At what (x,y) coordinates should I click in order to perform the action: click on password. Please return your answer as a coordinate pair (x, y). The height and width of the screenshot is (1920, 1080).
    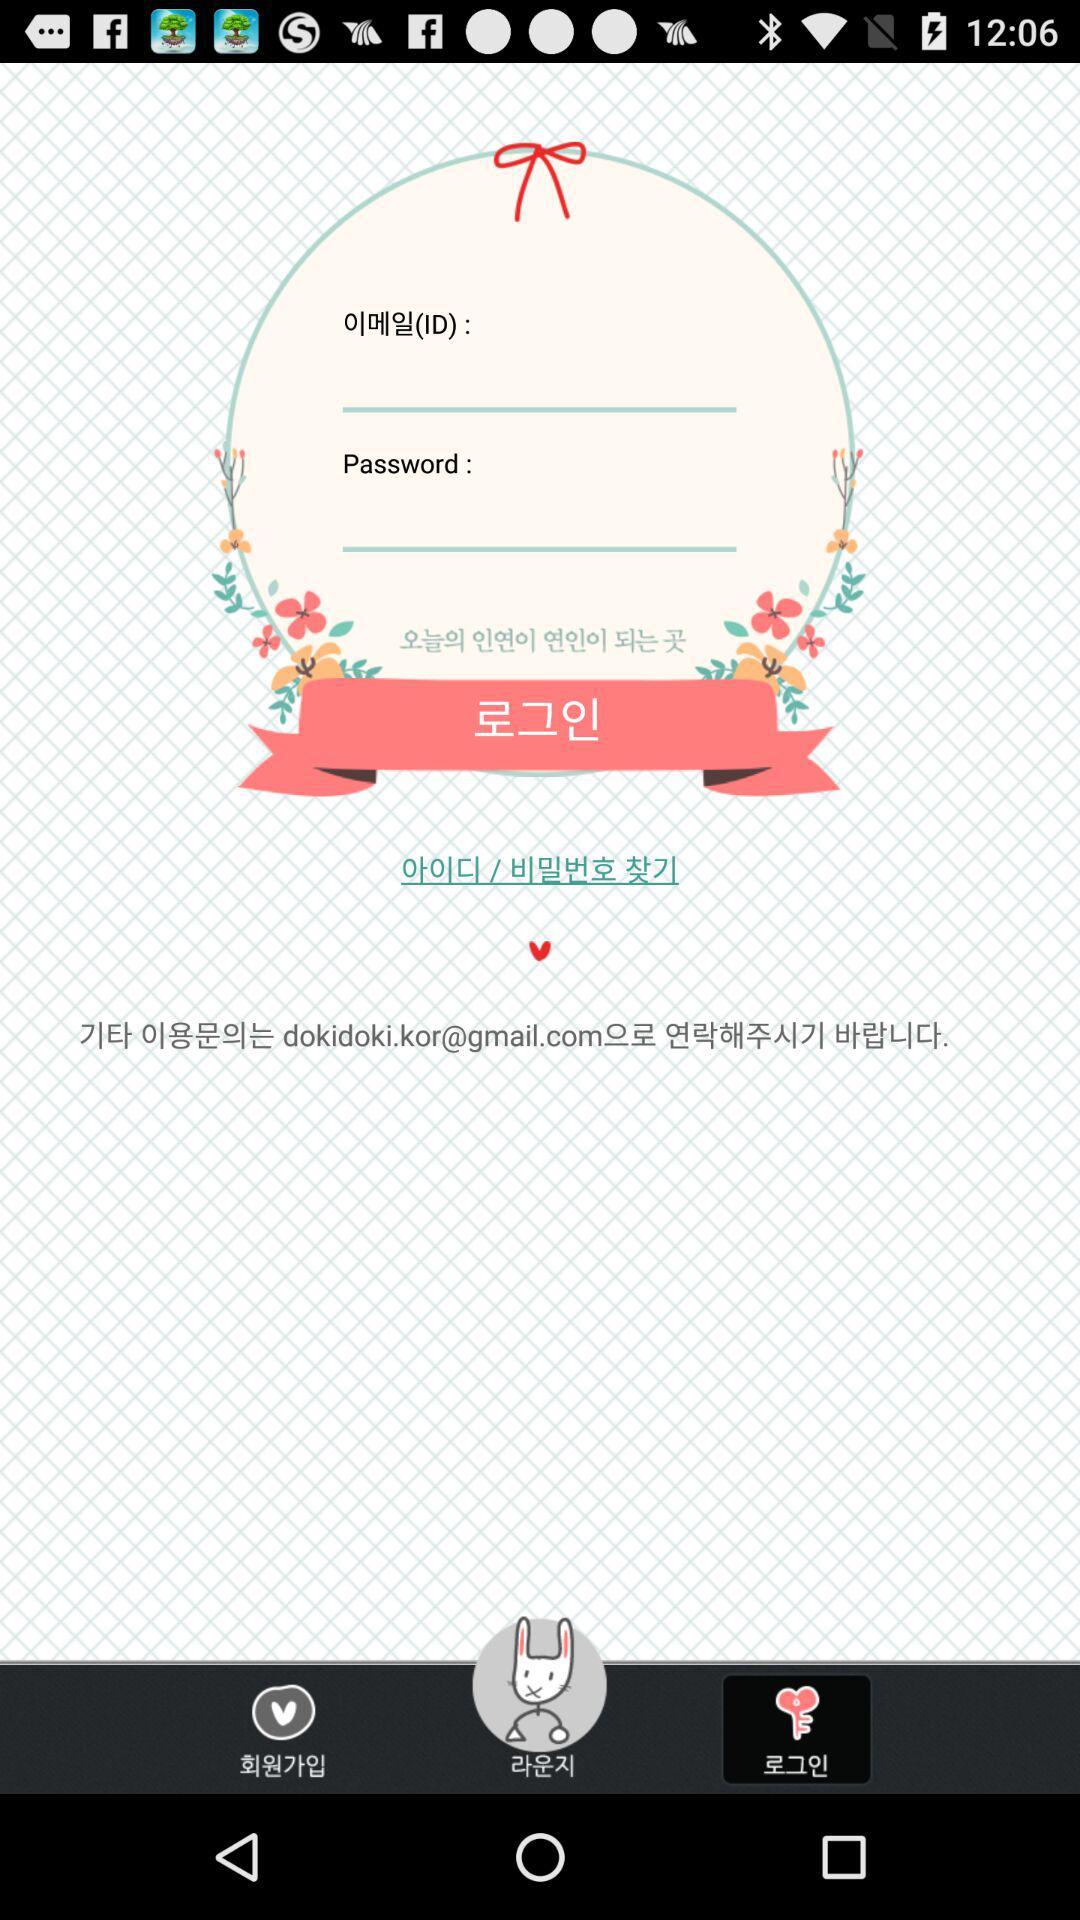
    Looking at the image, I should click on (538, 516).